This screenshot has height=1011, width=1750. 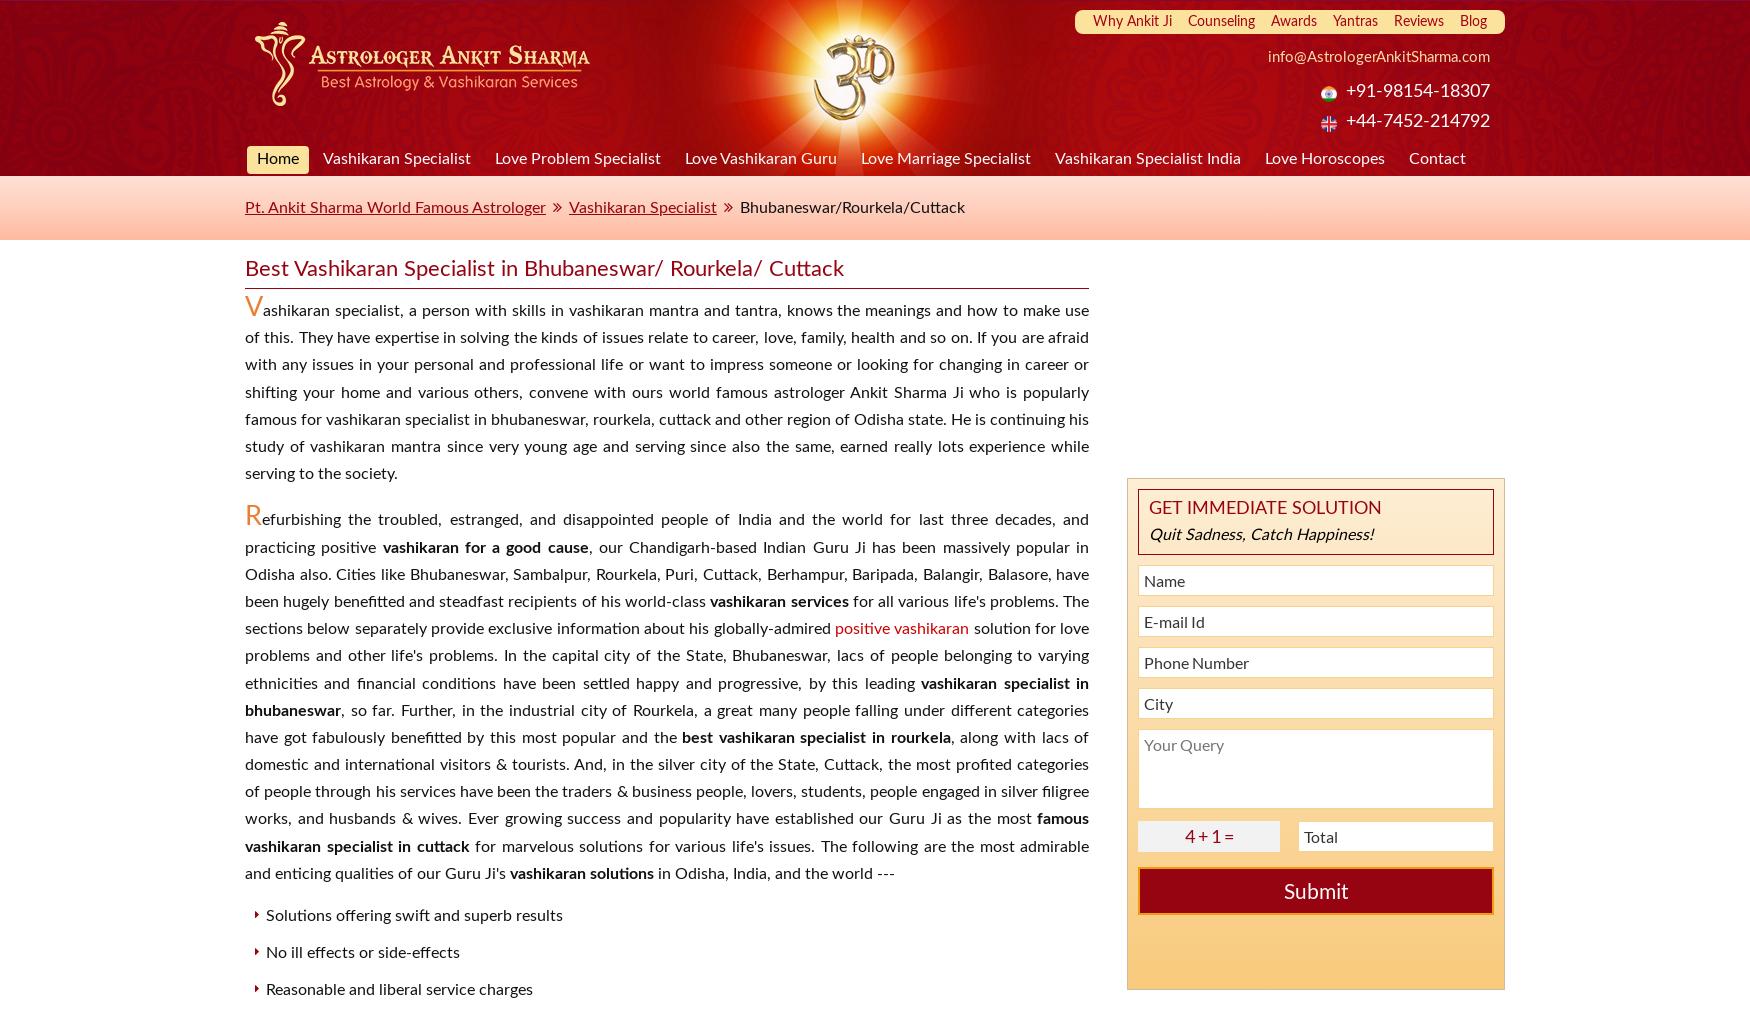 I want to click on 'Vashikaran specialist, a person with skills in vashikaran mantra and tantra, knows the meanings and how to make use of this. They have expertise in solving the kinds of issues relate to career, love, family, health and so on. If you are afraid with any issues in your personal and professional life or want to impress someone or looking for changing in career or shifting your home and various others, convene with ours world famous astrologer Ankit Sharma Ji who is popularly famous for vashikaran specialist in bhubaneswar, rourkela, cuttack and other region of Odisha state. He is continuing his study of vashikaran mantra since very young age and serving since also the same, earned really lots experience while serving to the society.', so click(x=245, y=387).